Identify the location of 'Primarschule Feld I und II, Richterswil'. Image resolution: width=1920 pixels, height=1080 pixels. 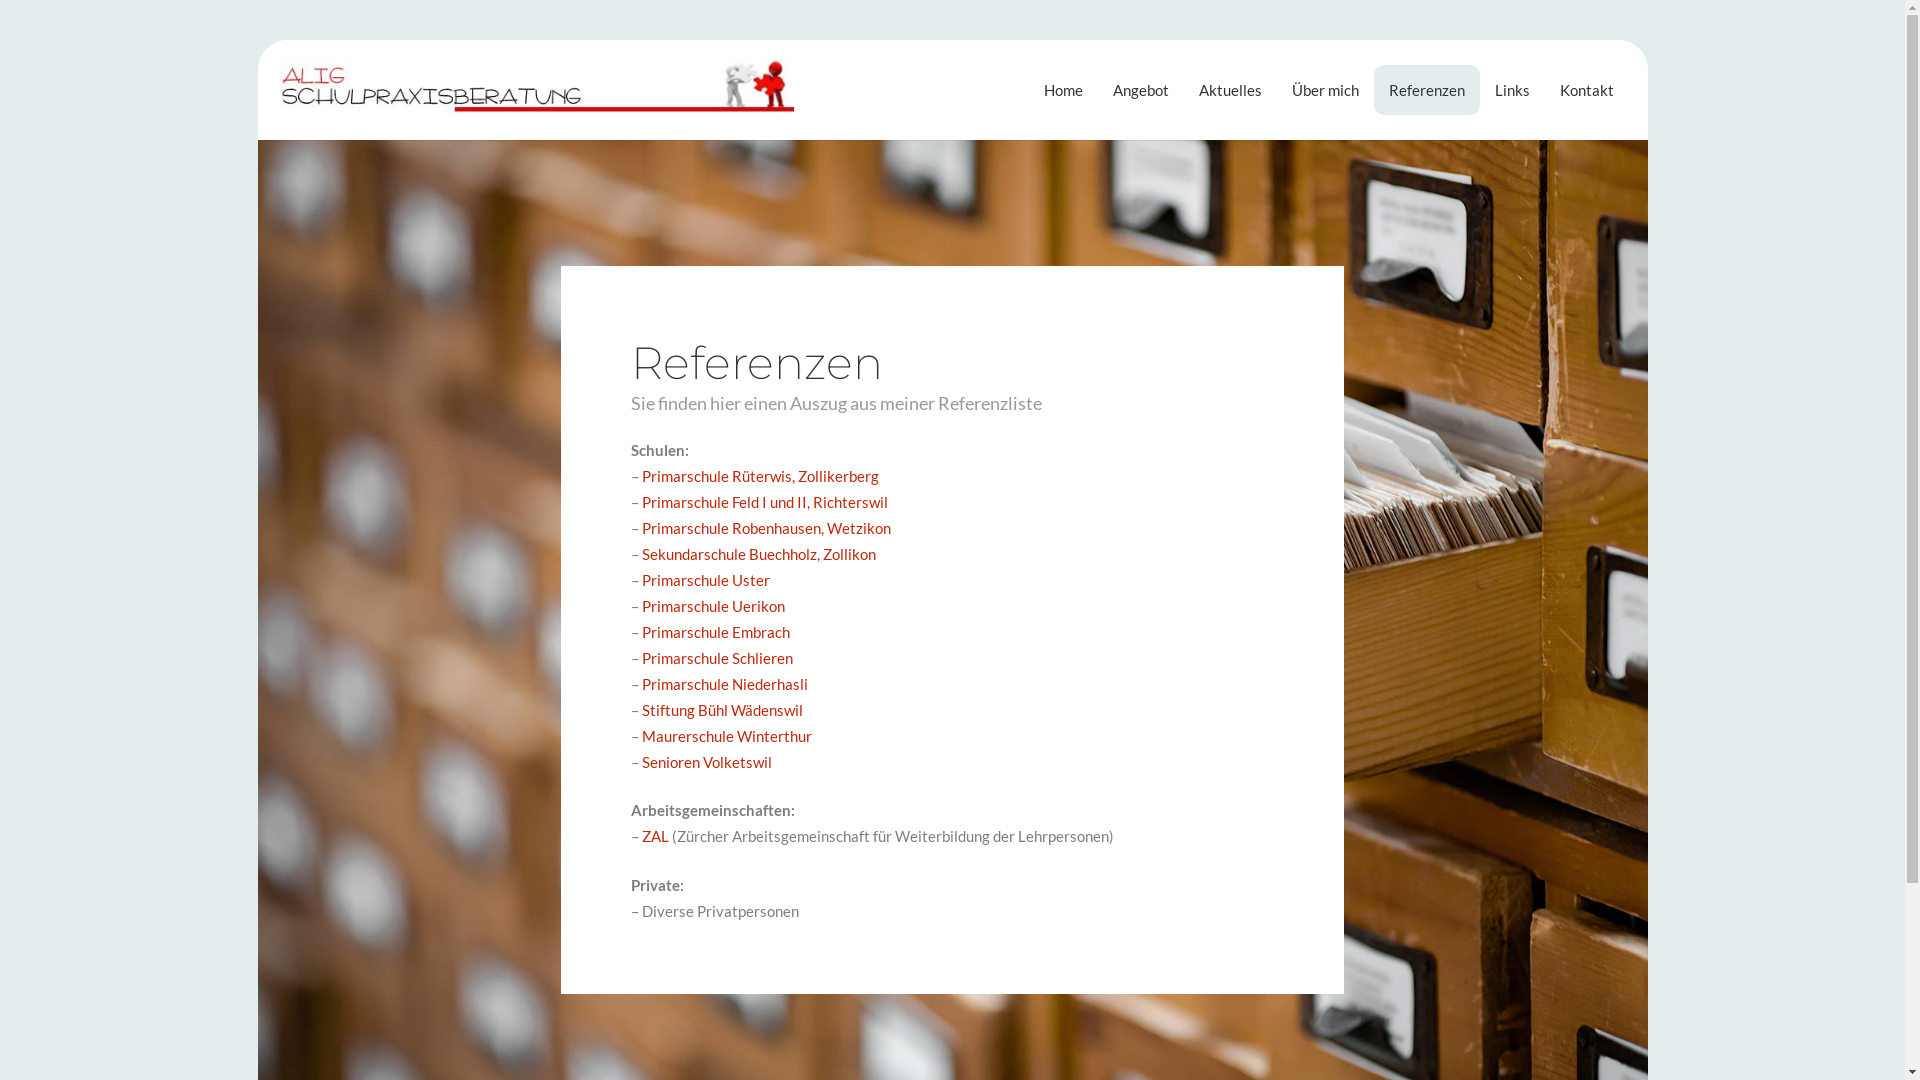
(763, 500).